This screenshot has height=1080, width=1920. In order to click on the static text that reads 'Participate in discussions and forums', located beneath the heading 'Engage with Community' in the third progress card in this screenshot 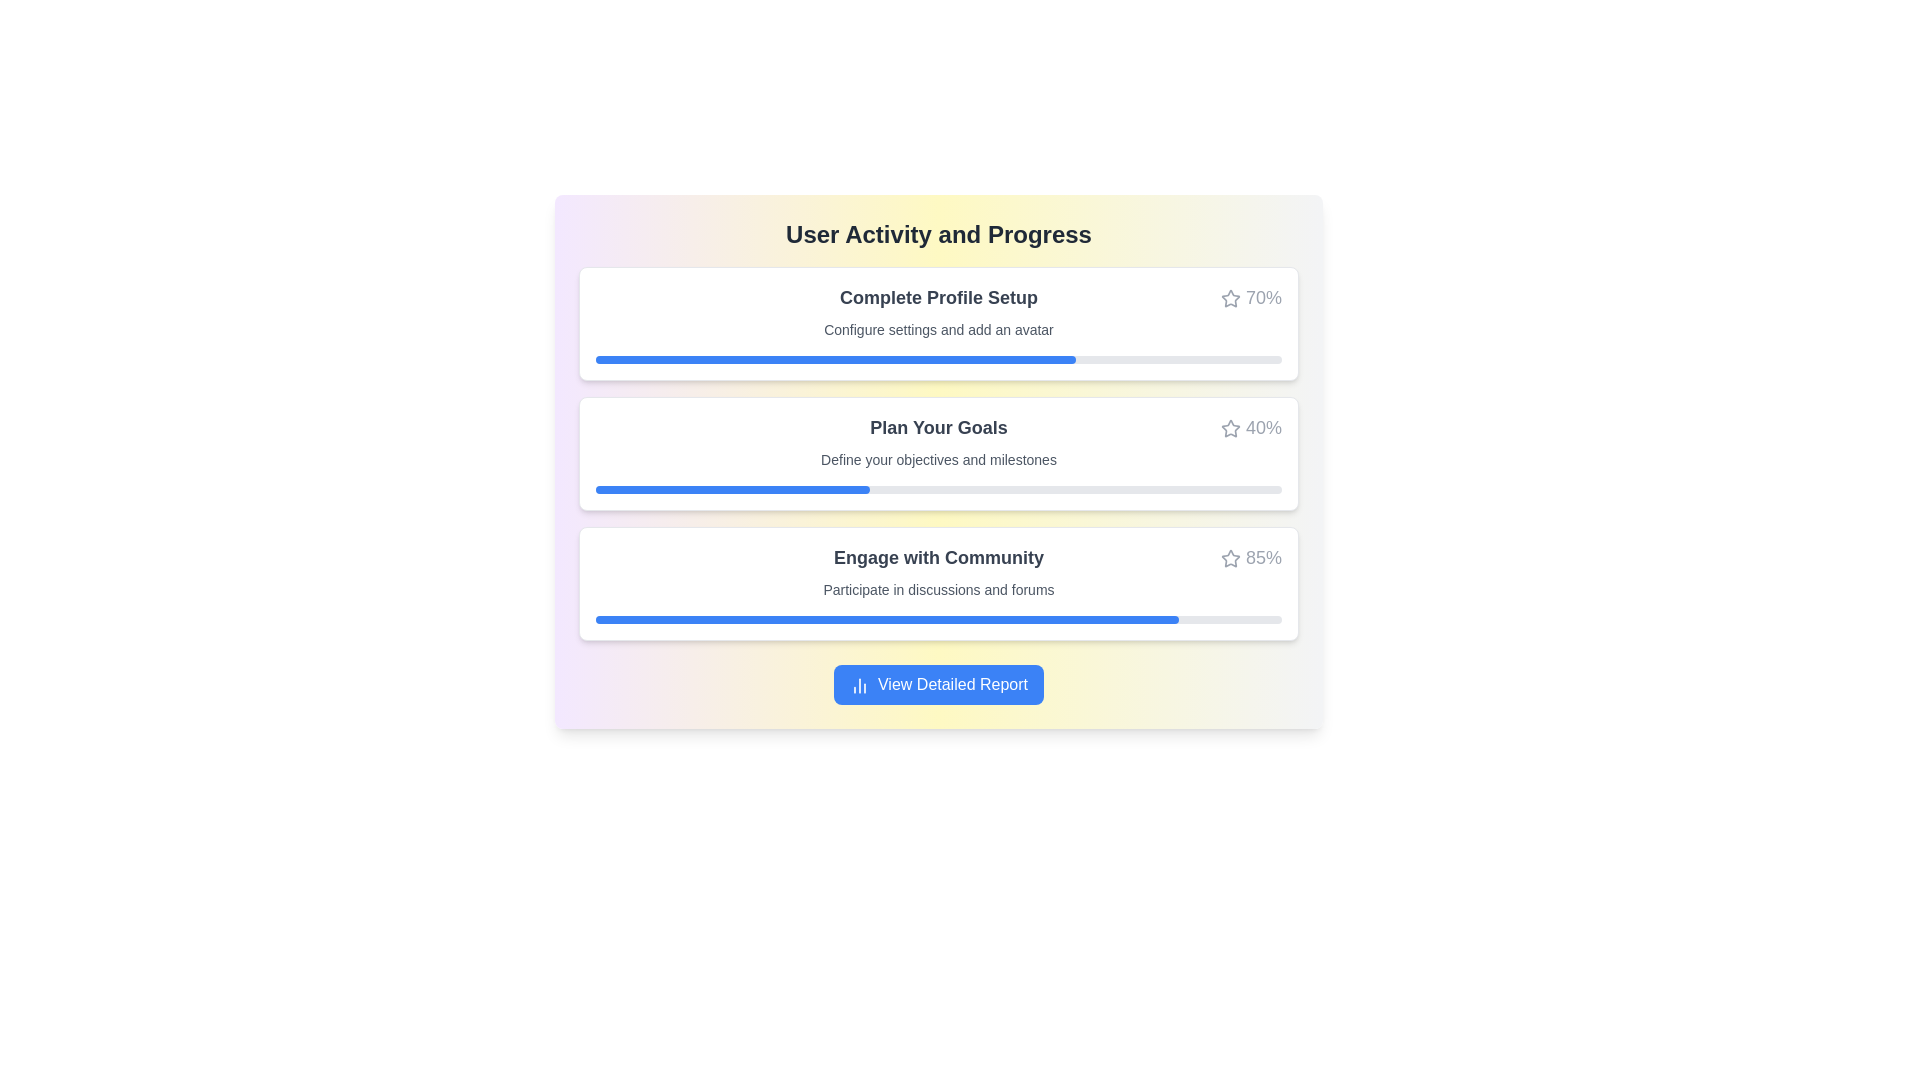, I will do `click(938, 589)`.